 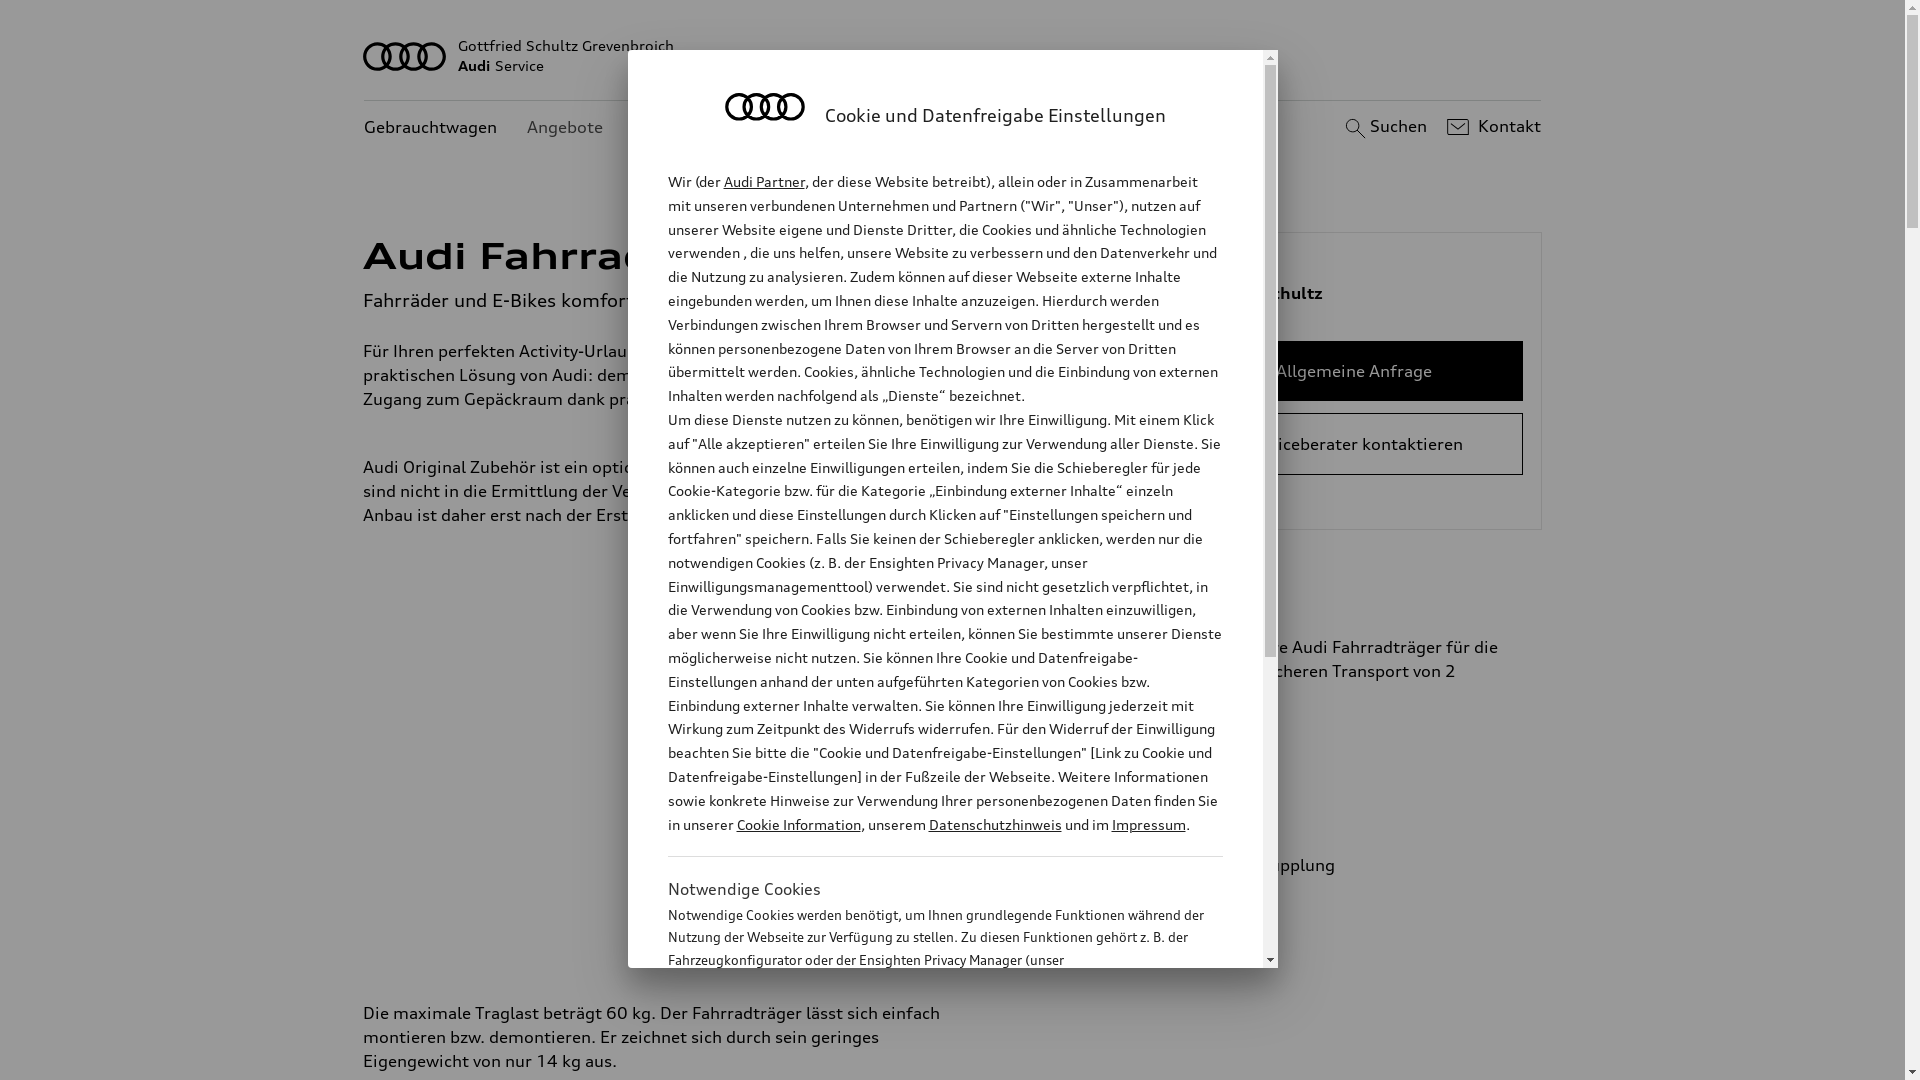 What do you see at coordinates (1382, 127) in the screenshot?
I see `'Suchen'` at bounding box center [1382, 127].